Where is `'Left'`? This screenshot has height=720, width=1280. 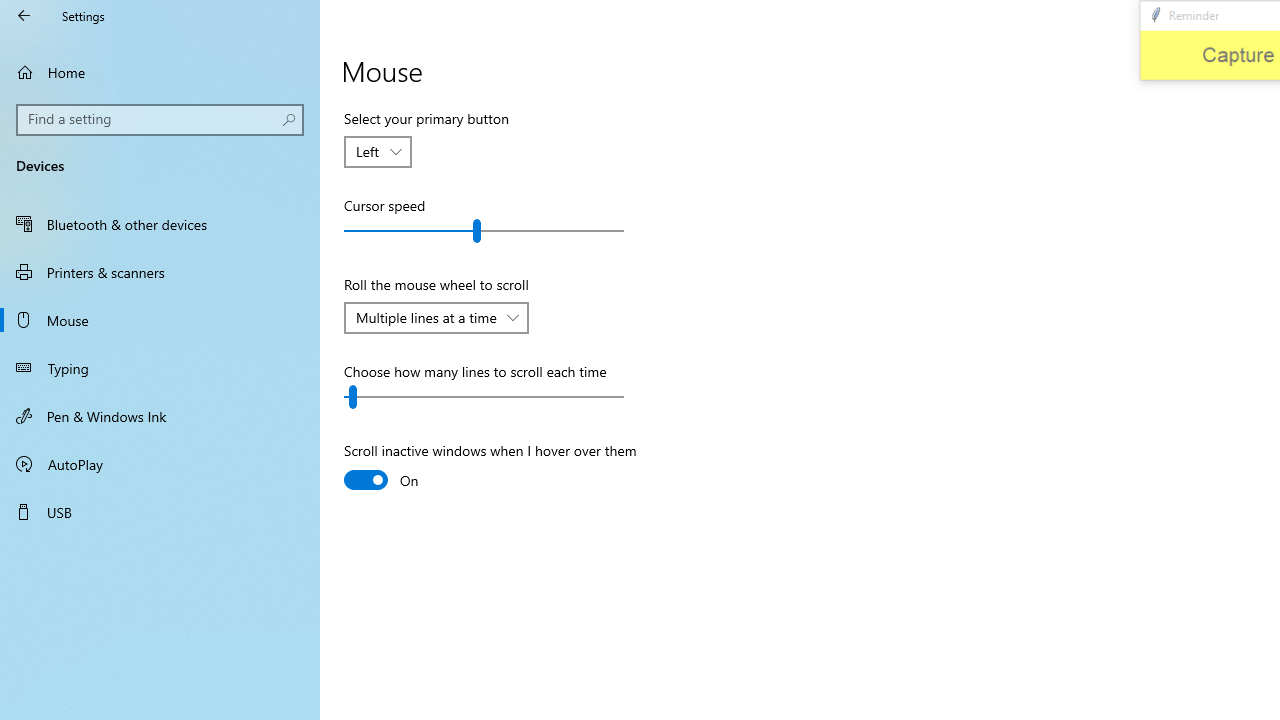 'Left' is located at coordinates (368, 150).